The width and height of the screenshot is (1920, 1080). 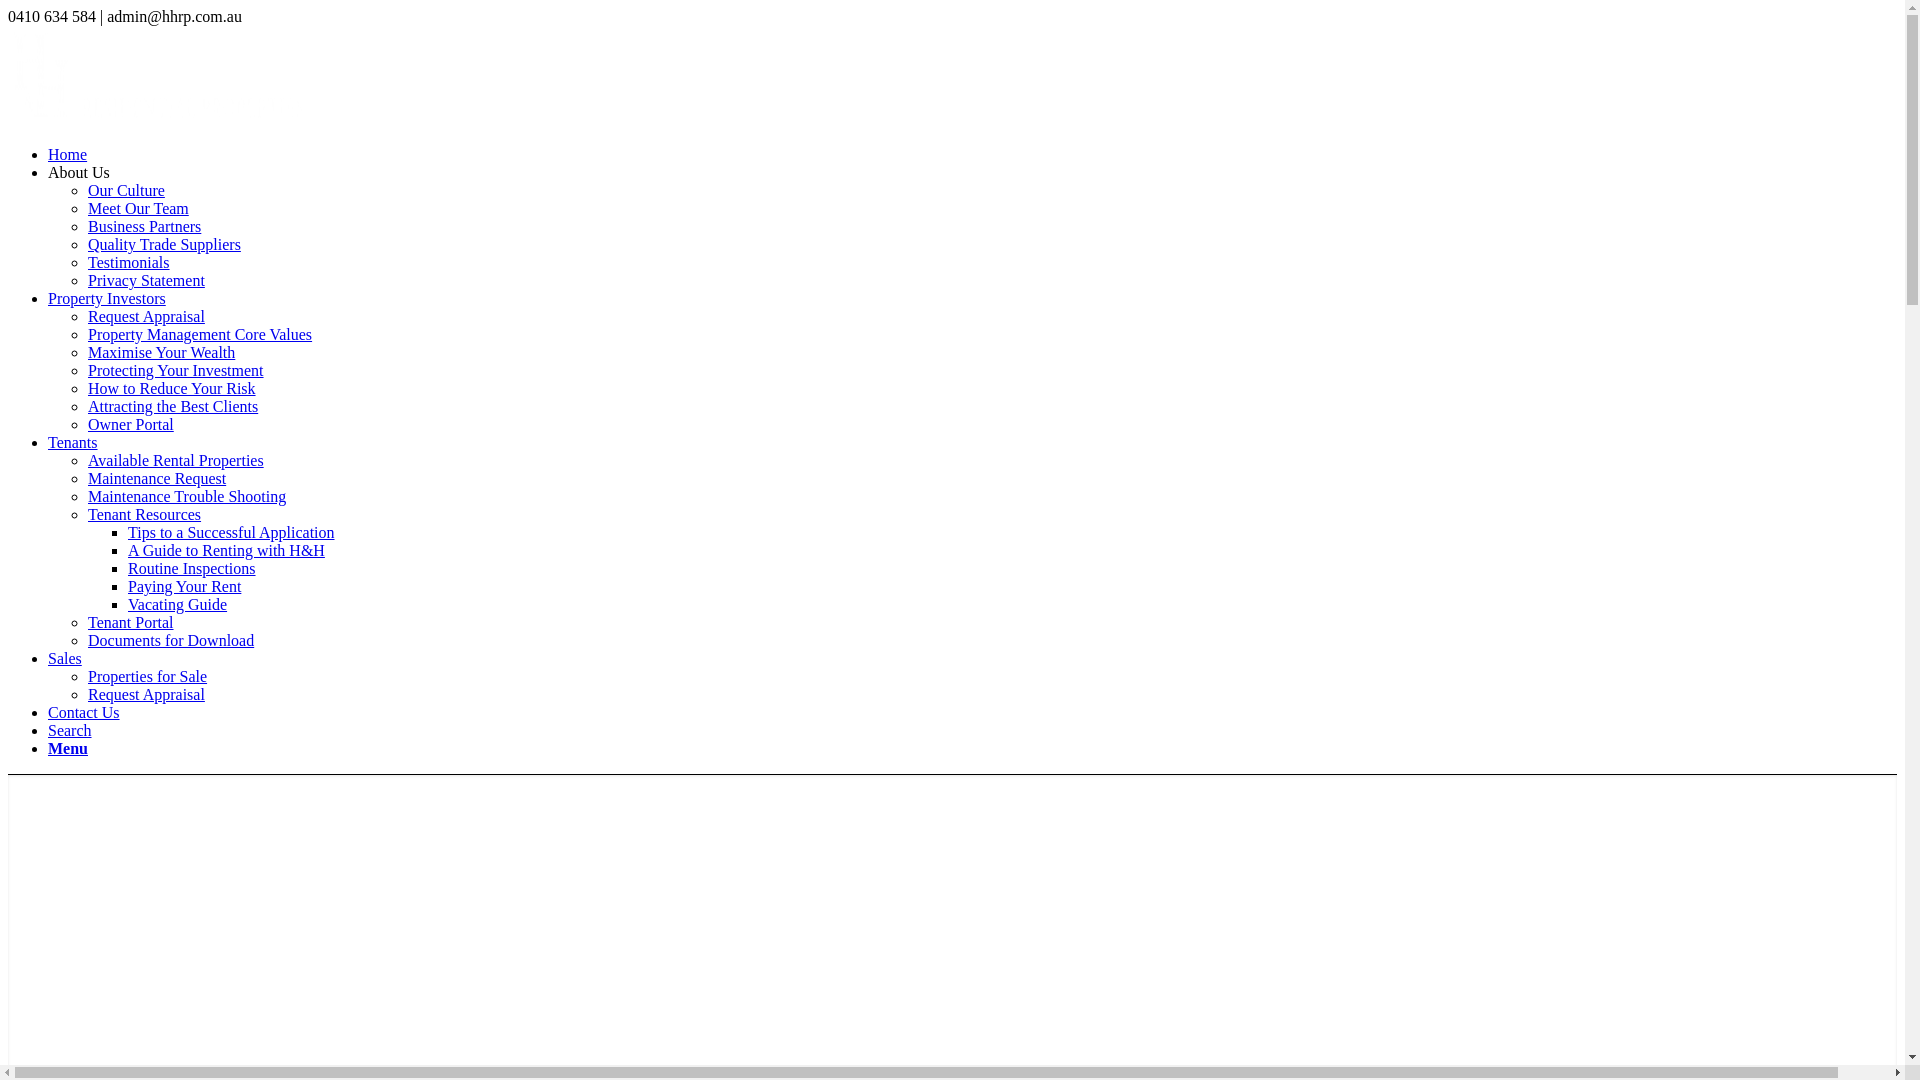 I want to click on 'Attracting the Best Clients', so click(x=172, y=405).